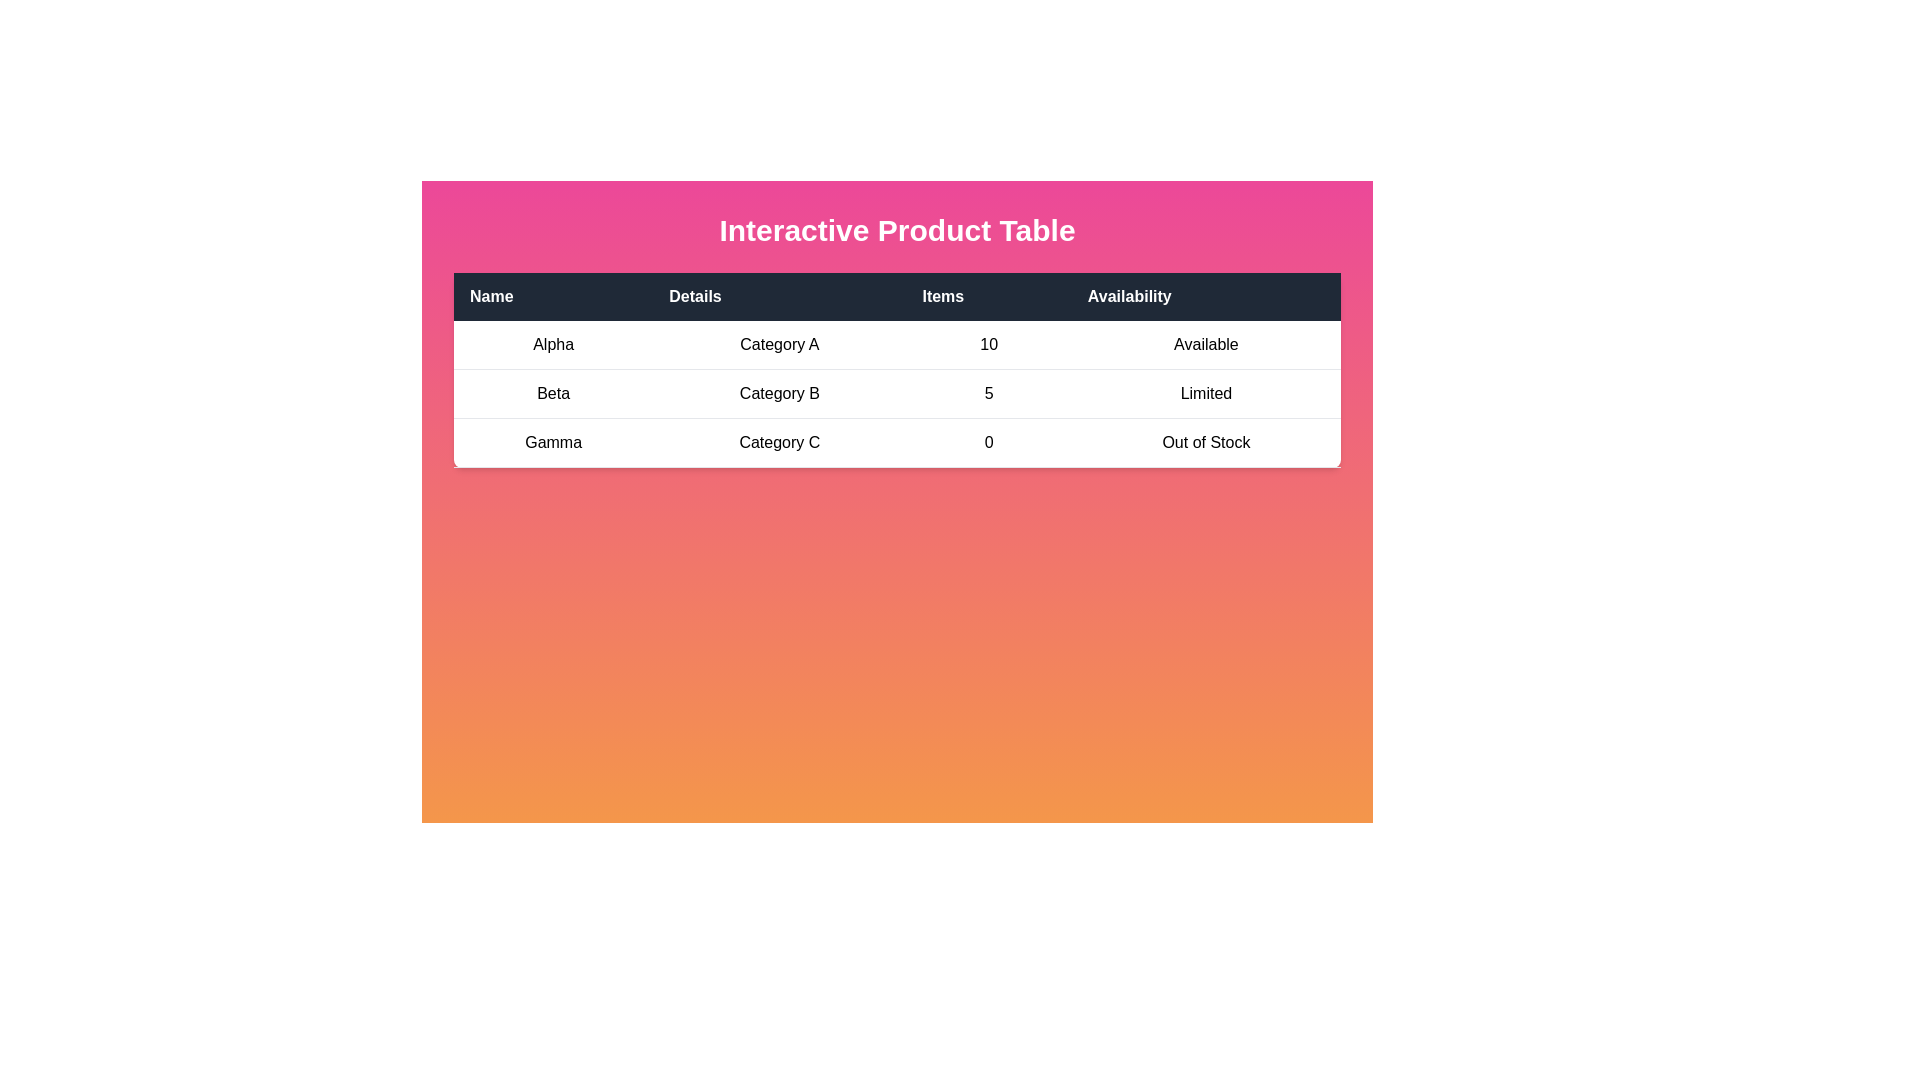 Image resolution: width=1920 pixels, height=1080 pixels. I want to click on the 'Out of Stock' text label that is bold and centered in the last column of the third row of the table, indicating the availability of the item 'Gamma' in 'Category C', so click(1205, 442).